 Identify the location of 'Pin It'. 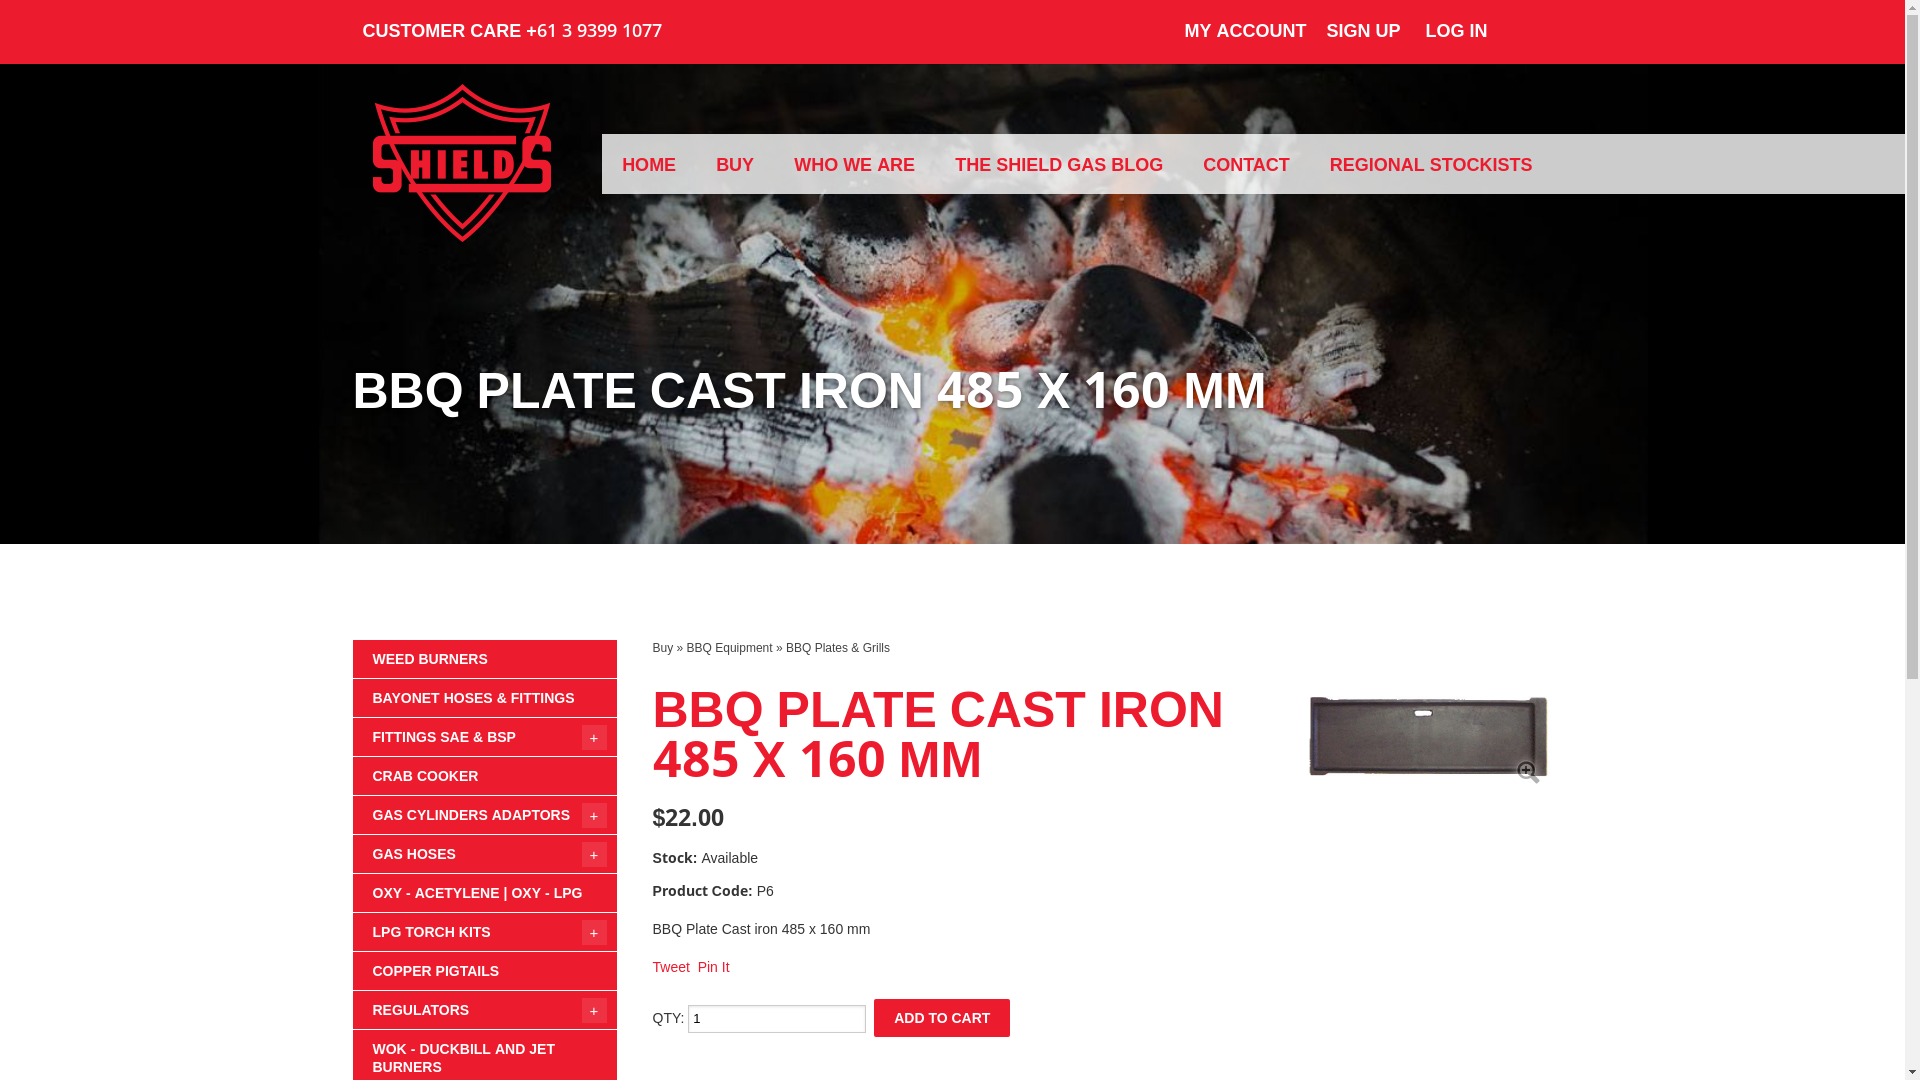
(714, 964).